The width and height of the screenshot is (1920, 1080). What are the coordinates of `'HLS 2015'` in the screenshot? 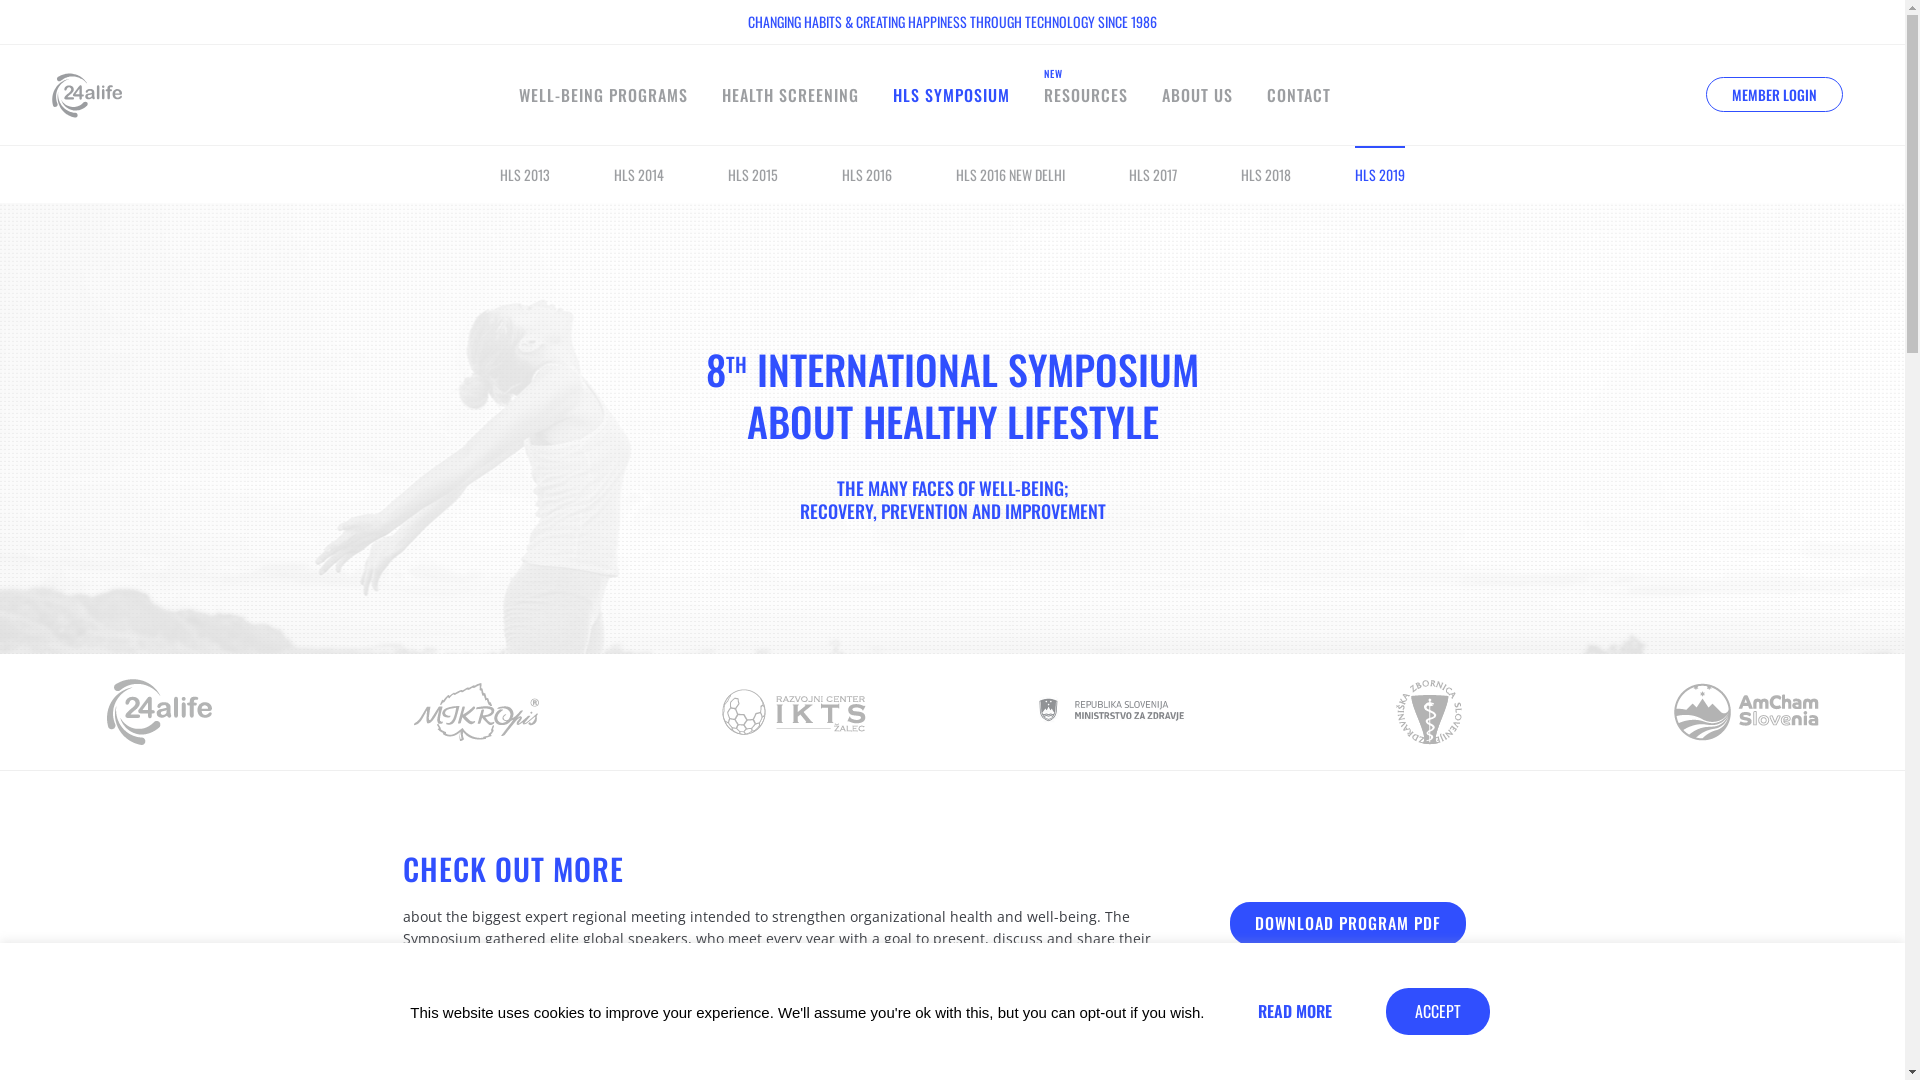 It's located at (752, 173).